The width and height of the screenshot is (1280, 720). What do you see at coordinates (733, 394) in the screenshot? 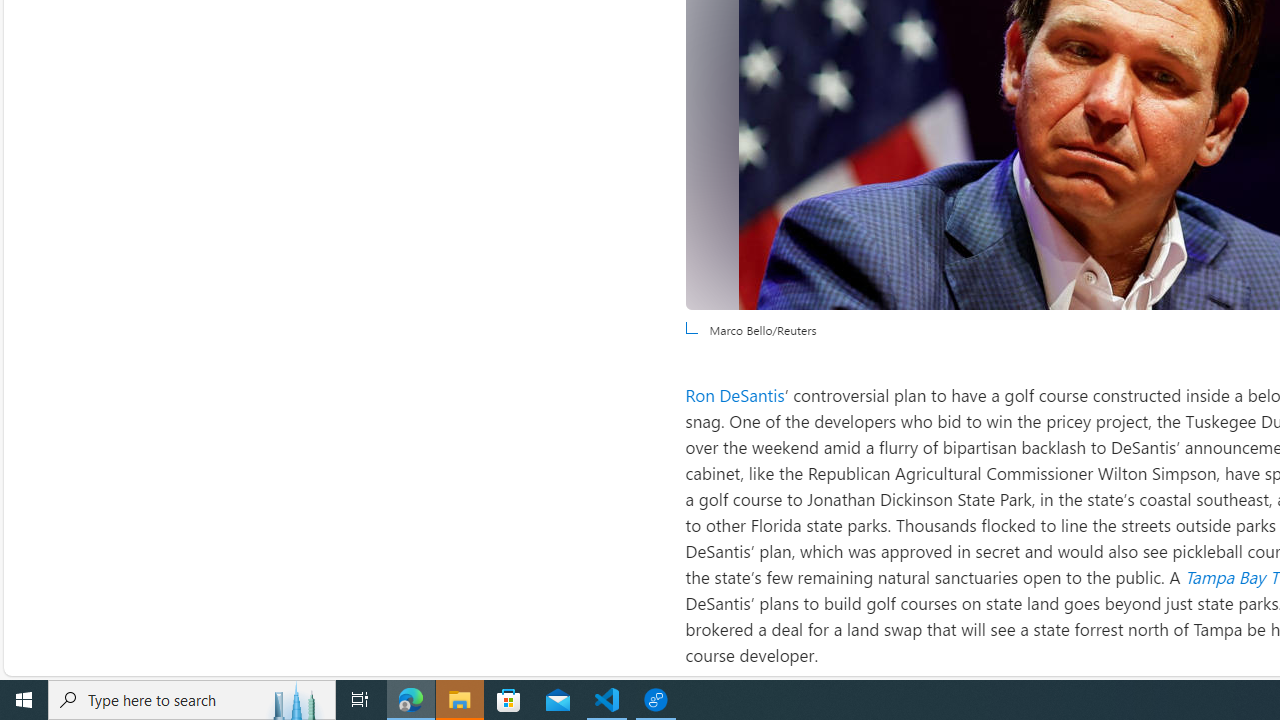
I see `'Ron DeSantis'` at bounding box center [733, 394].